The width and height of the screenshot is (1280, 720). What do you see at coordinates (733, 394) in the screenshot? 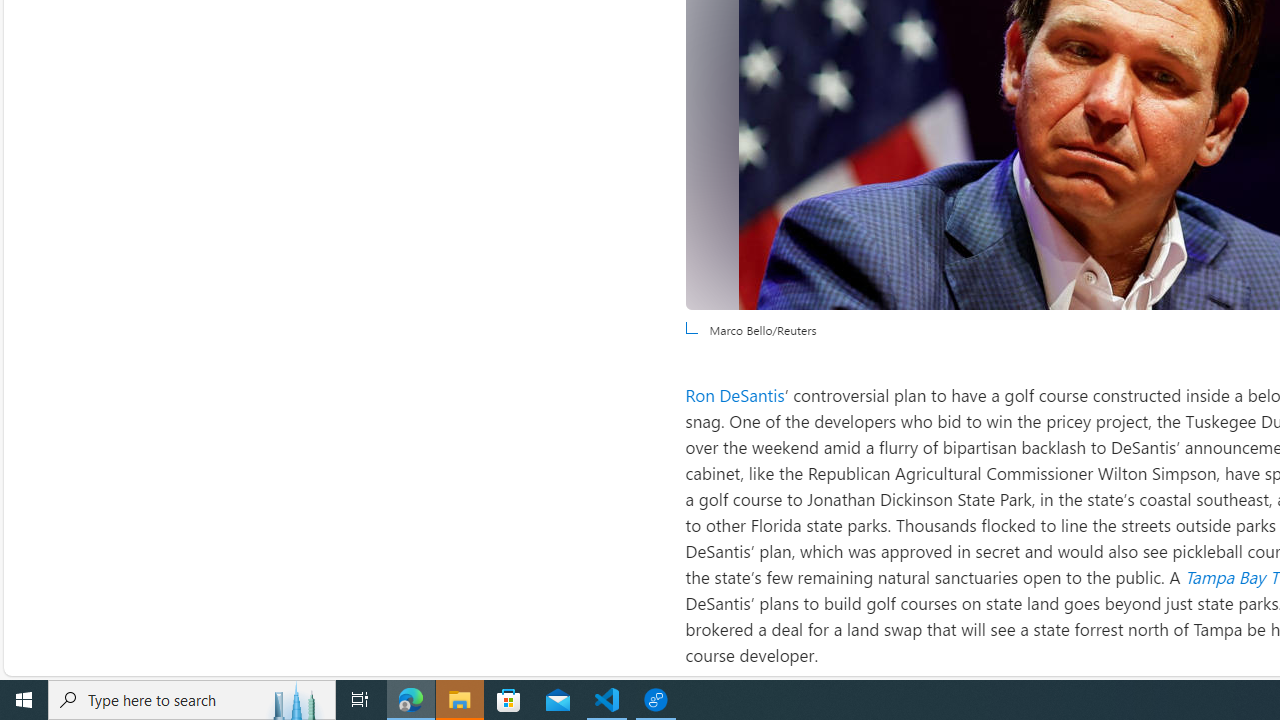
I see `'Ron DeSantis'` at bounding box center [733, 394].